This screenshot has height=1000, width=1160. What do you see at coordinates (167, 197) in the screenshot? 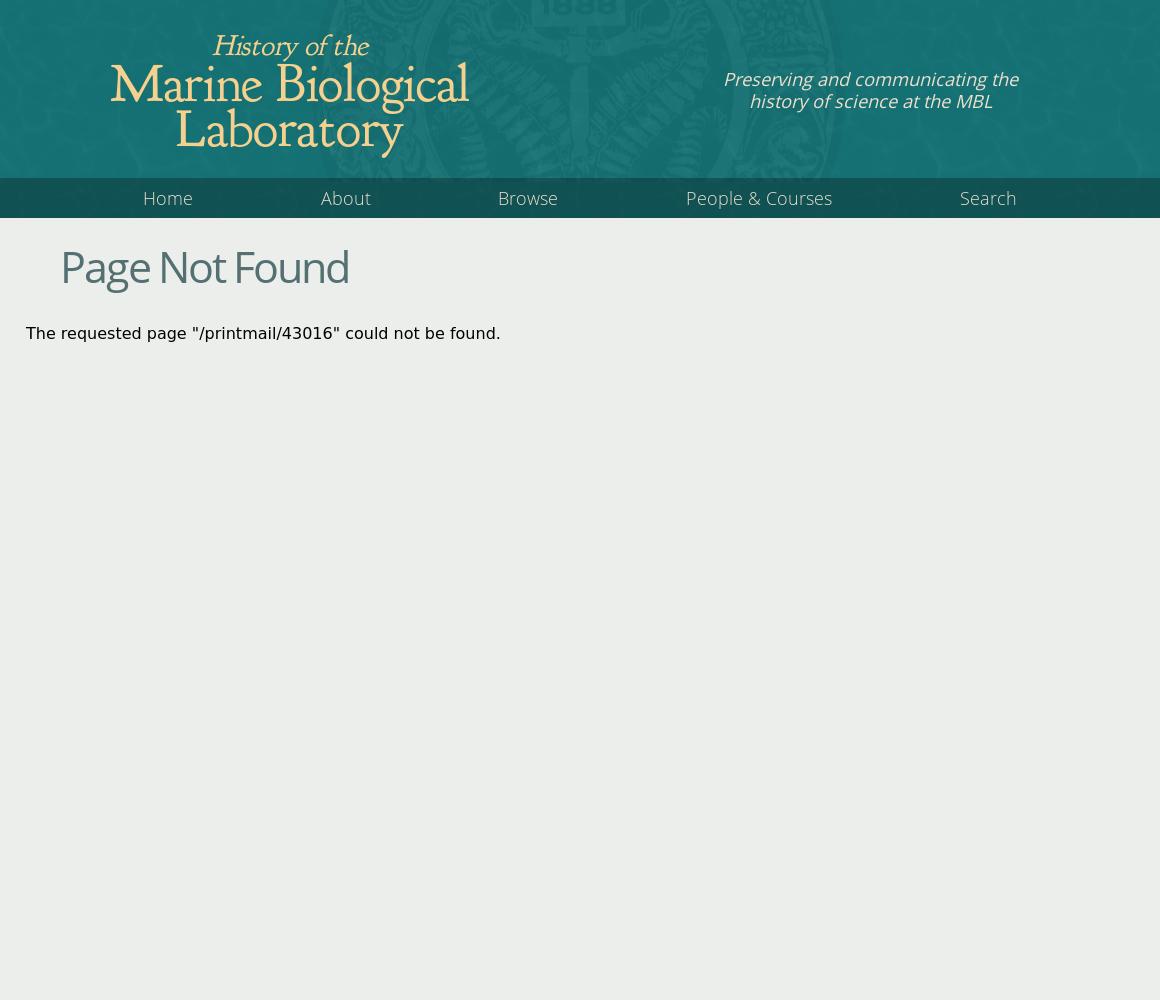
I see `'Home'` at bounding box center [167, 197].